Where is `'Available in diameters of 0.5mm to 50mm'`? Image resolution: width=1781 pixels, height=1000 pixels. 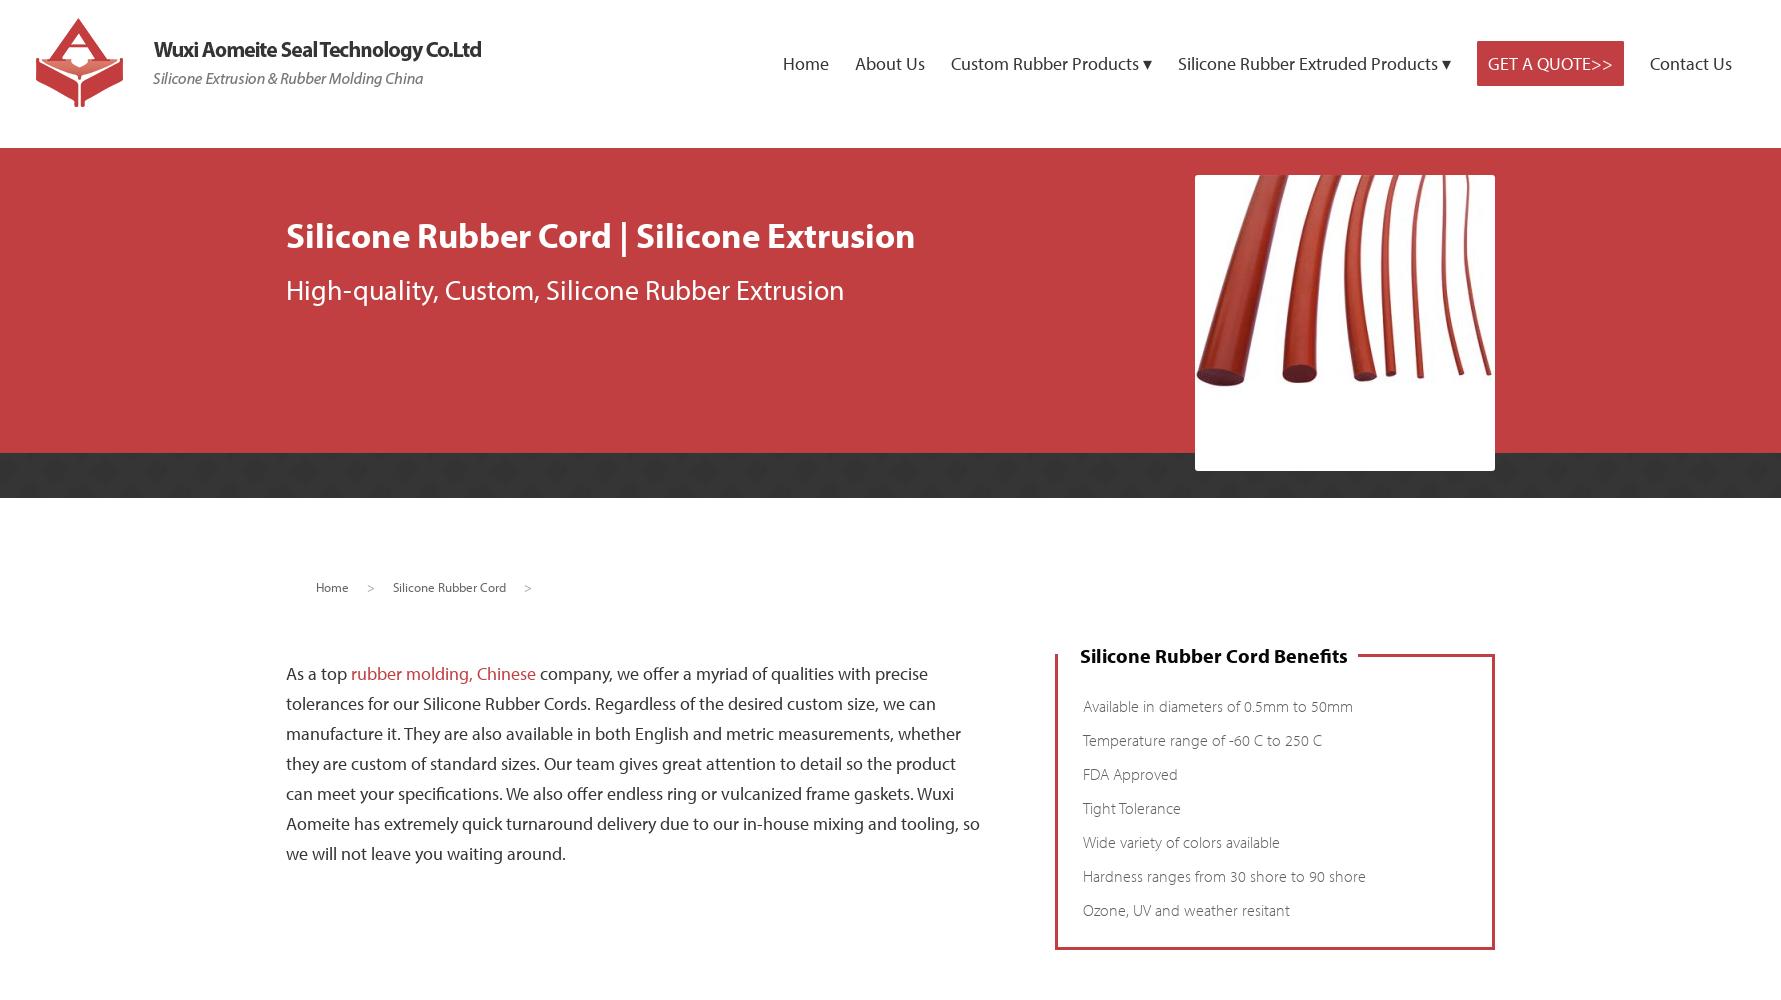 'Available in diameters of 0.5mm to 50mm' is located at coordinates (1217, 705).